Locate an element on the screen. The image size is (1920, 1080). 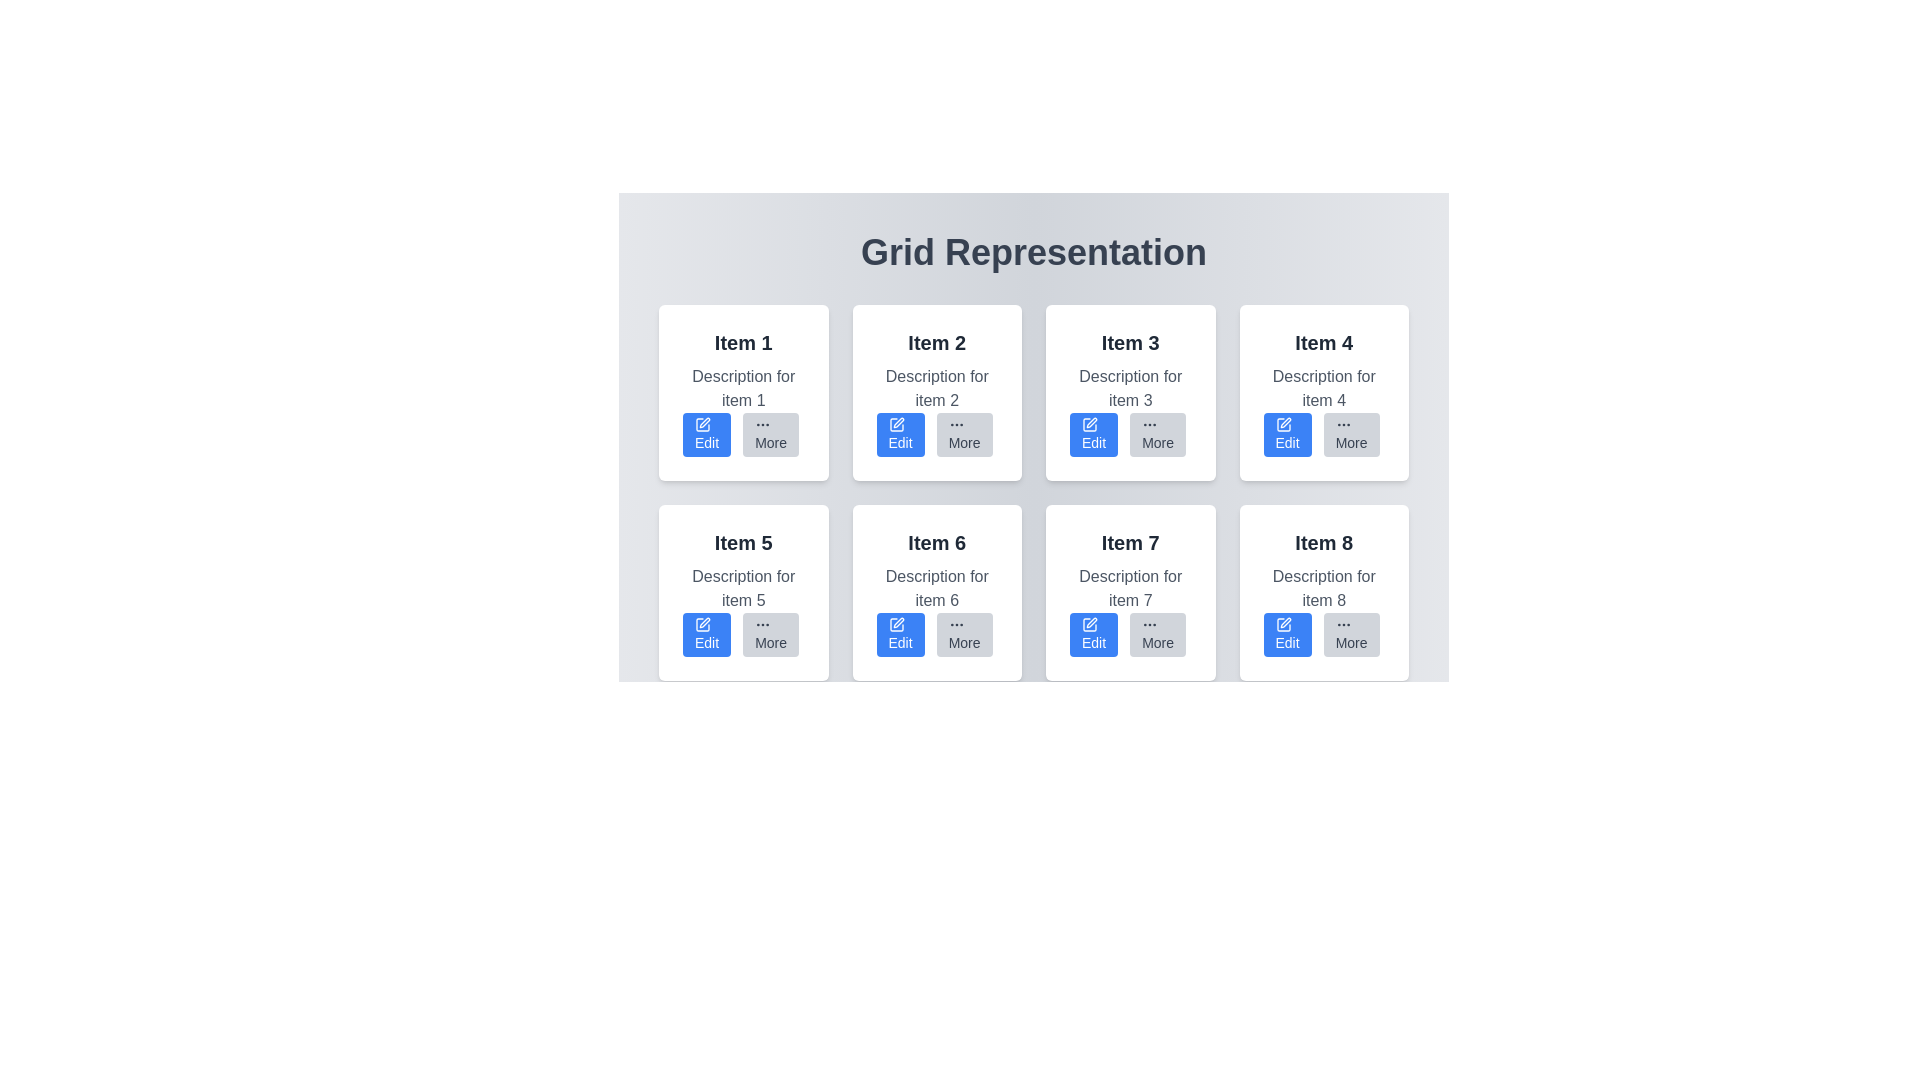
the graphical icon resembling a pen or pencil line segment within the sixth item card of a 4x2 grid layout is located at coordinates (897, 622).